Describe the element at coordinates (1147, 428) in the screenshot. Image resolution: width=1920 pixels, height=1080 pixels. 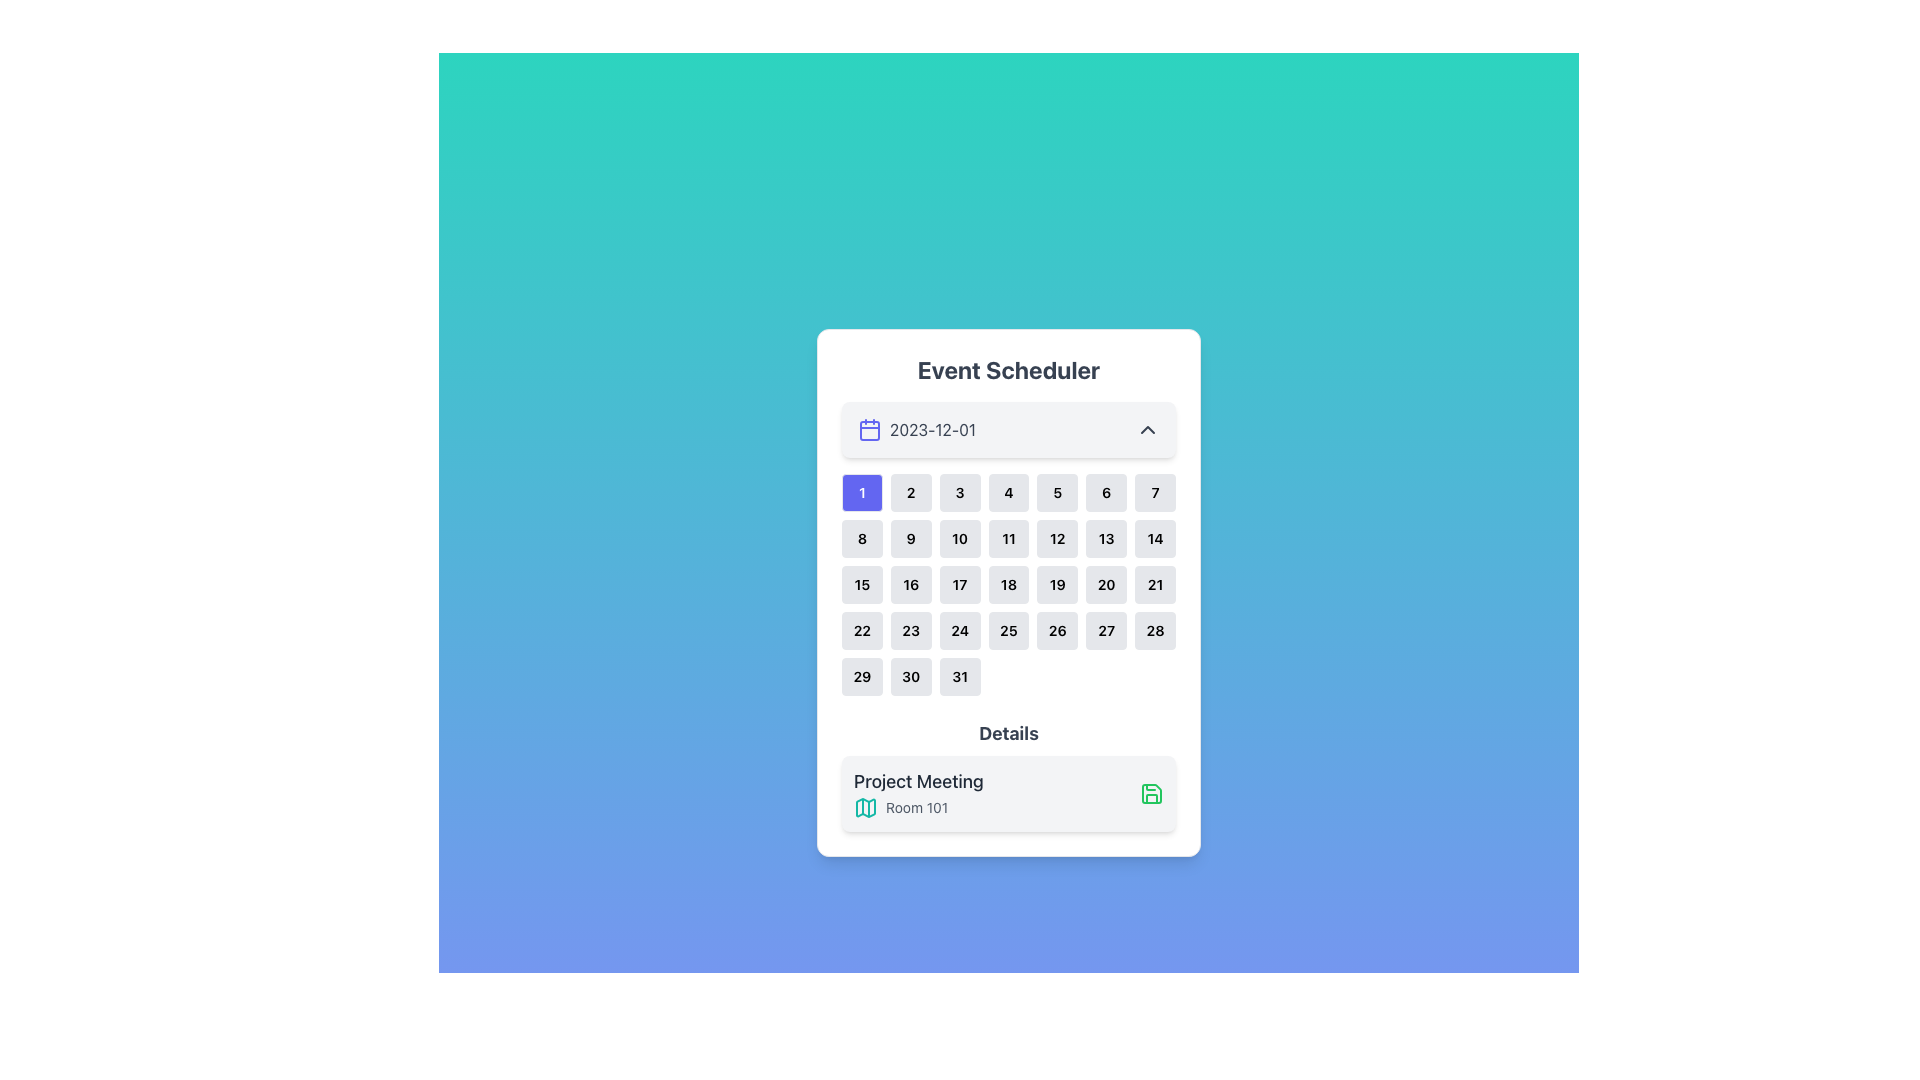
I see `the date interaction icon located in the upper-right corner of the date display '2023-12-01'` at that location.